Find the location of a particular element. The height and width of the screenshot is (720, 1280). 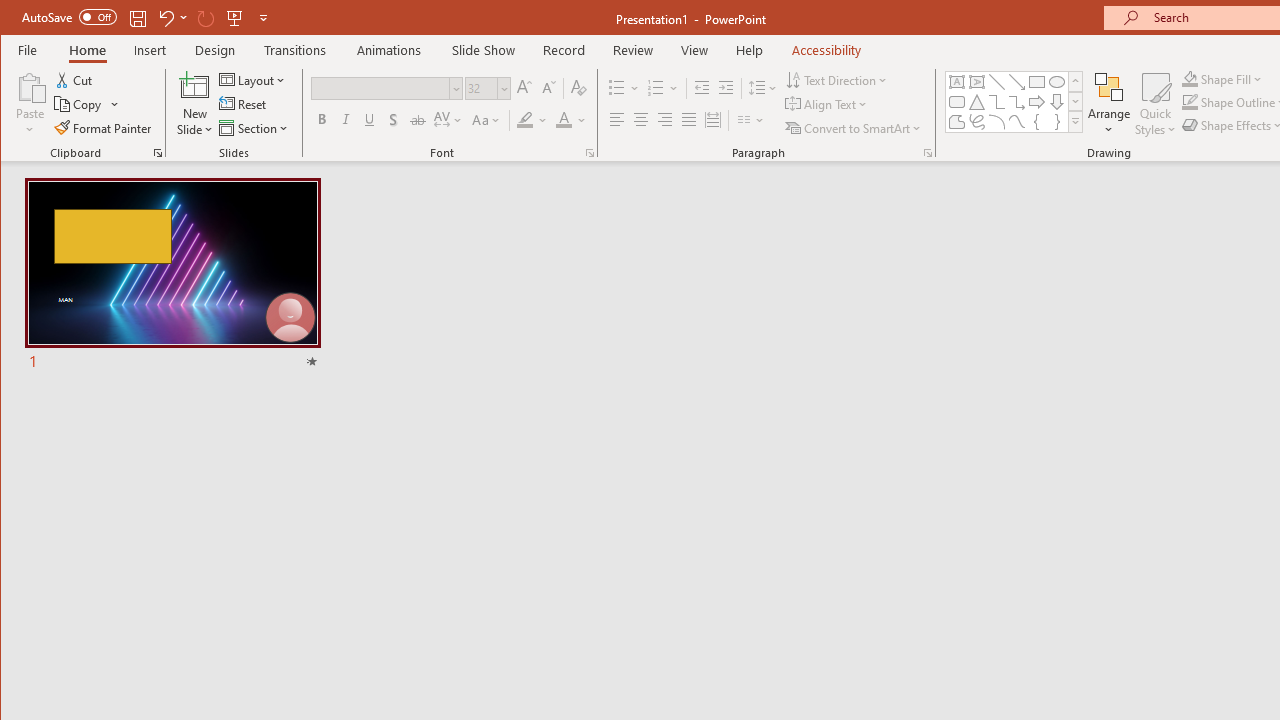

'Arc' is located at coordinates (997, 122).